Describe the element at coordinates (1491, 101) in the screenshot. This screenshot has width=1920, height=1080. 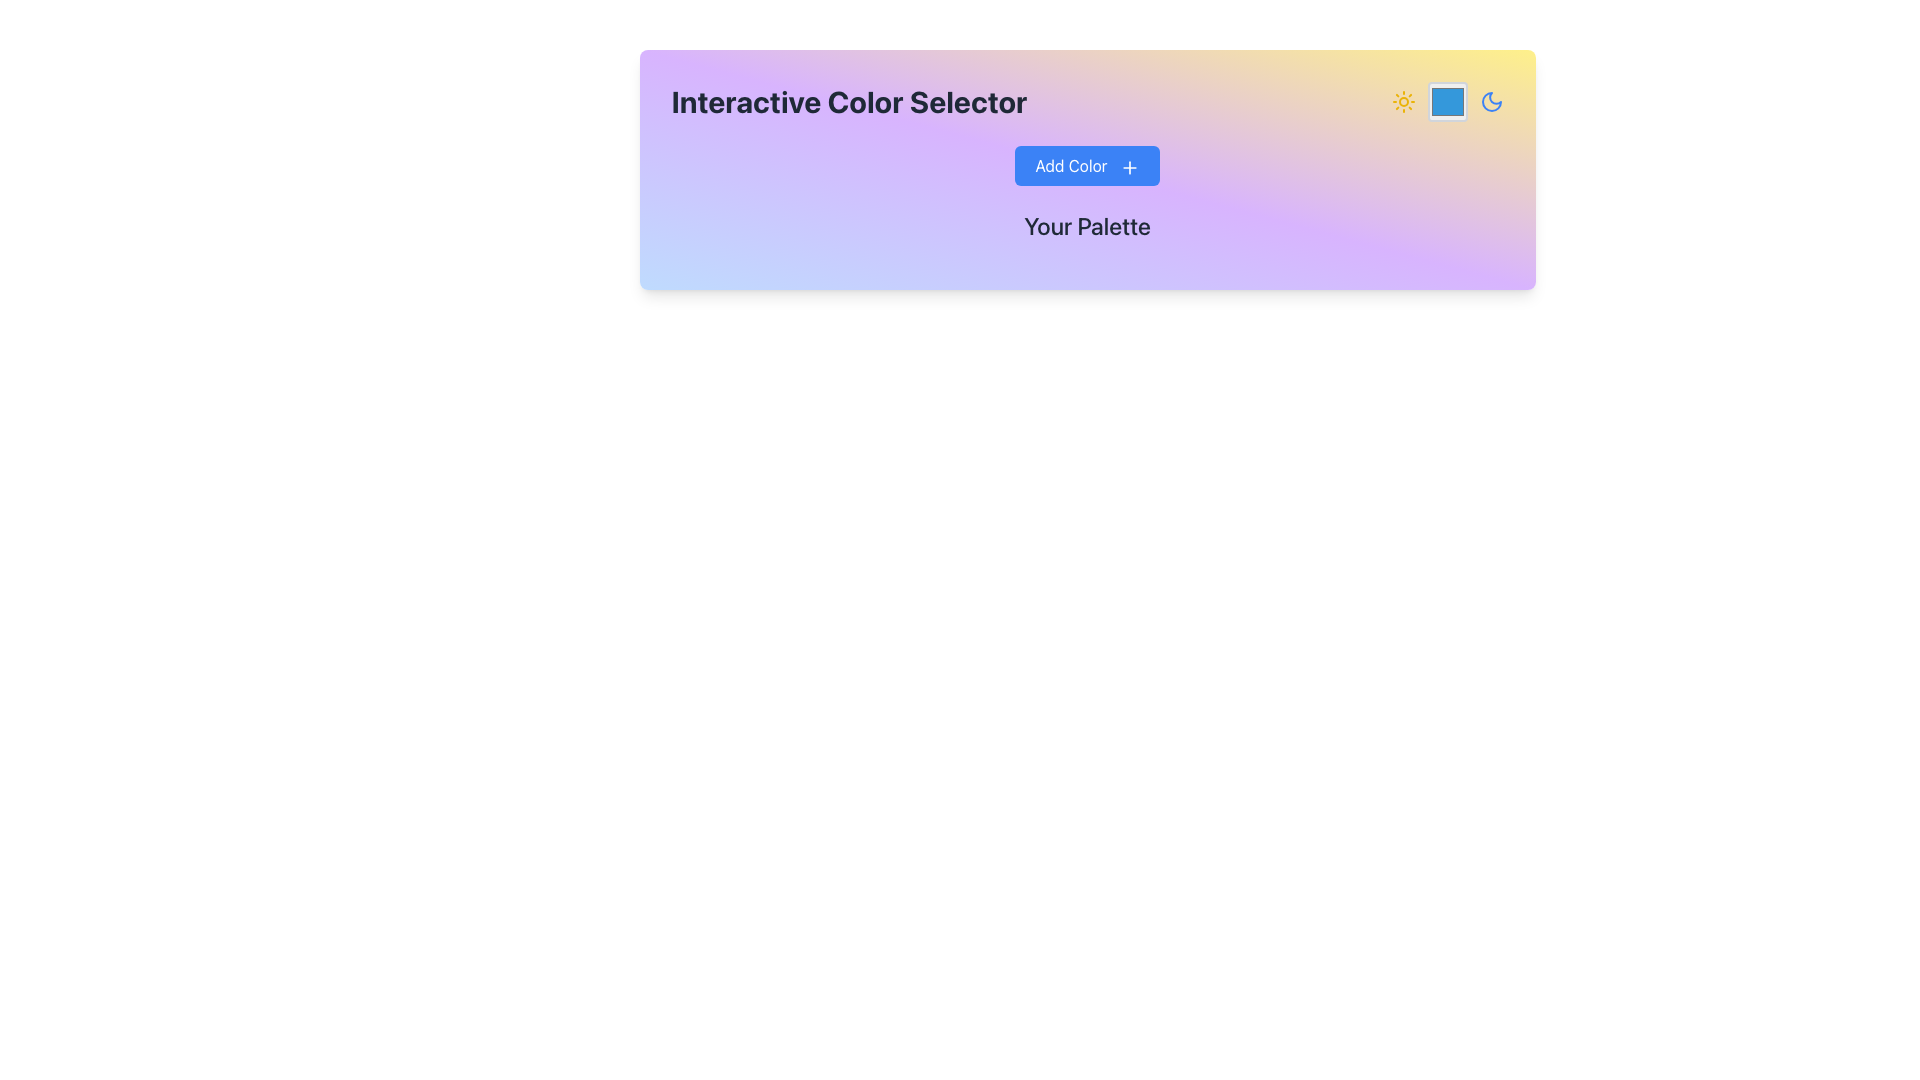
I see `the blue crescent moon icon button located at the far right of the icon row` at that location.